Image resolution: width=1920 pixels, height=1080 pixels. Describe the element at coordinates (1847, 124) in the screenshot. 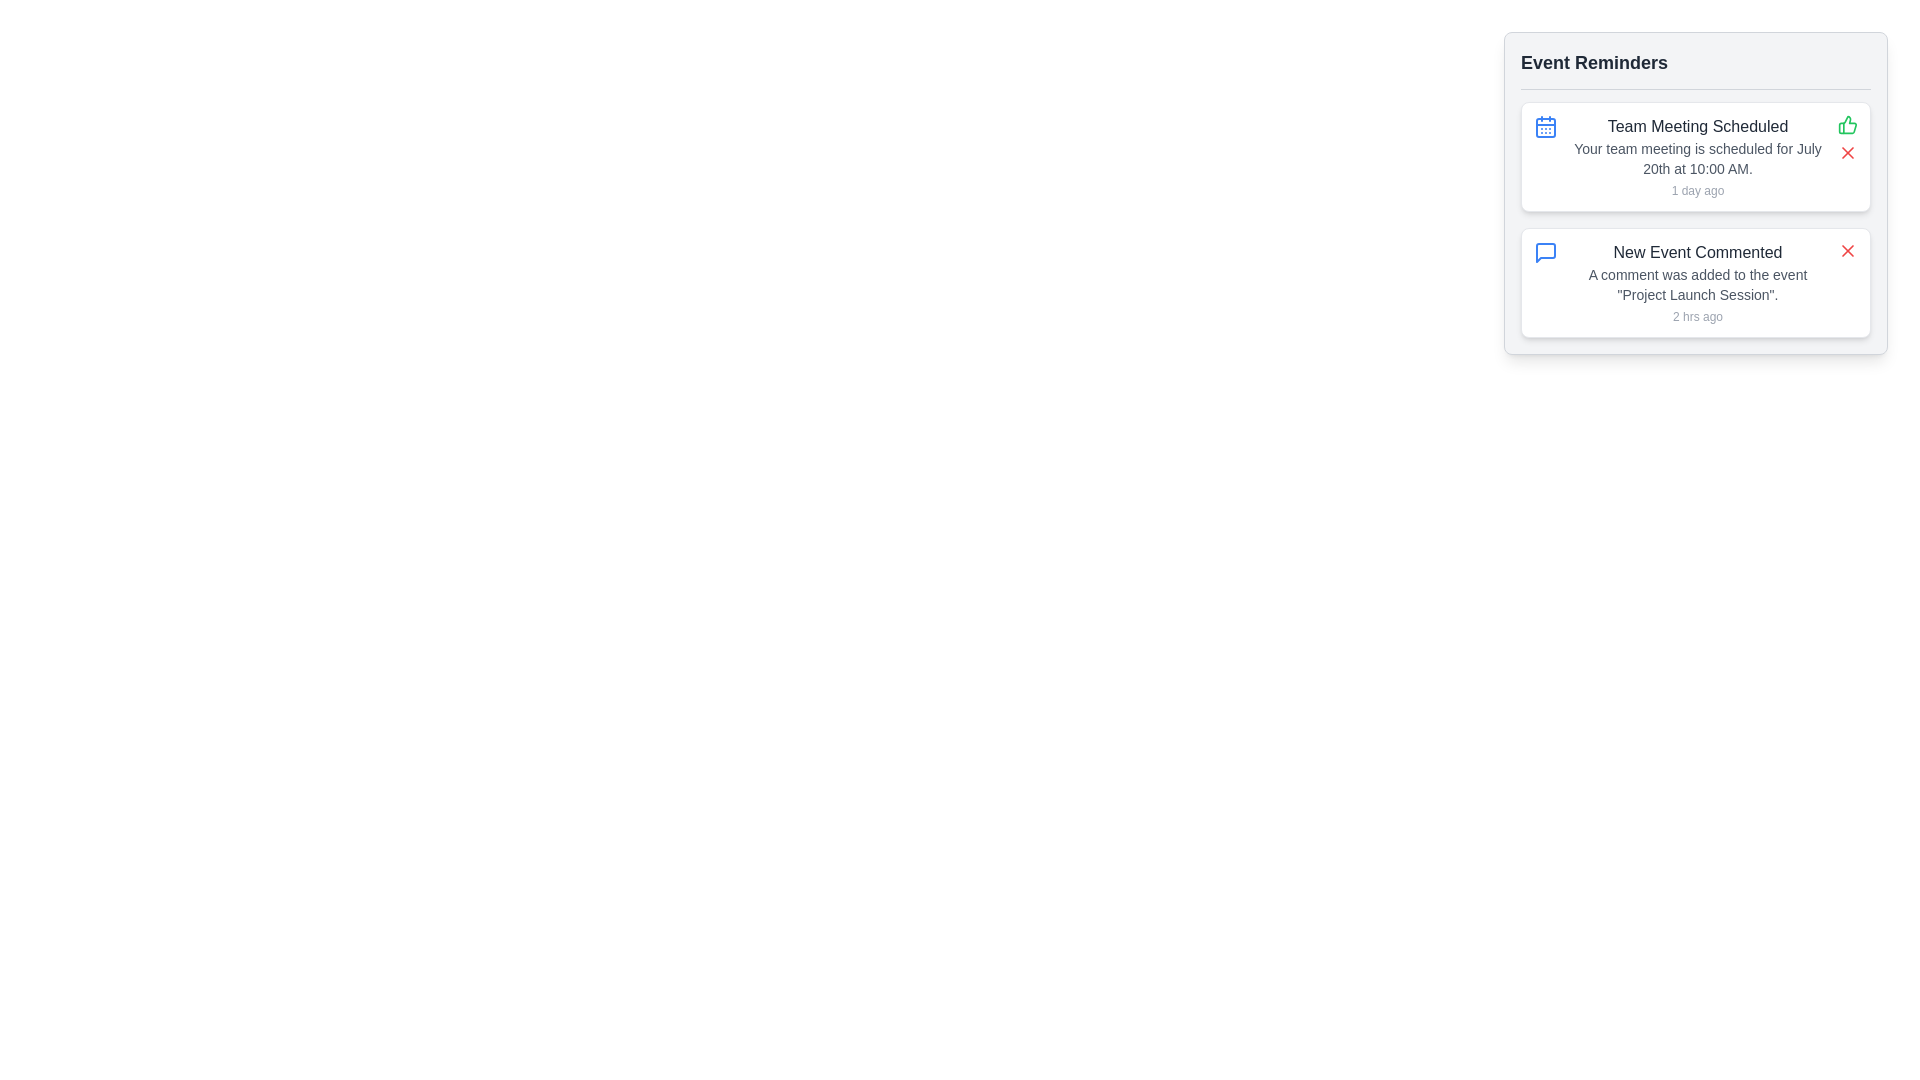

I see `the visual representation of approval by interacting with the thumbs-up SVG icon located in the 'Event Reminders' section at the top right corner of the page` at that location.